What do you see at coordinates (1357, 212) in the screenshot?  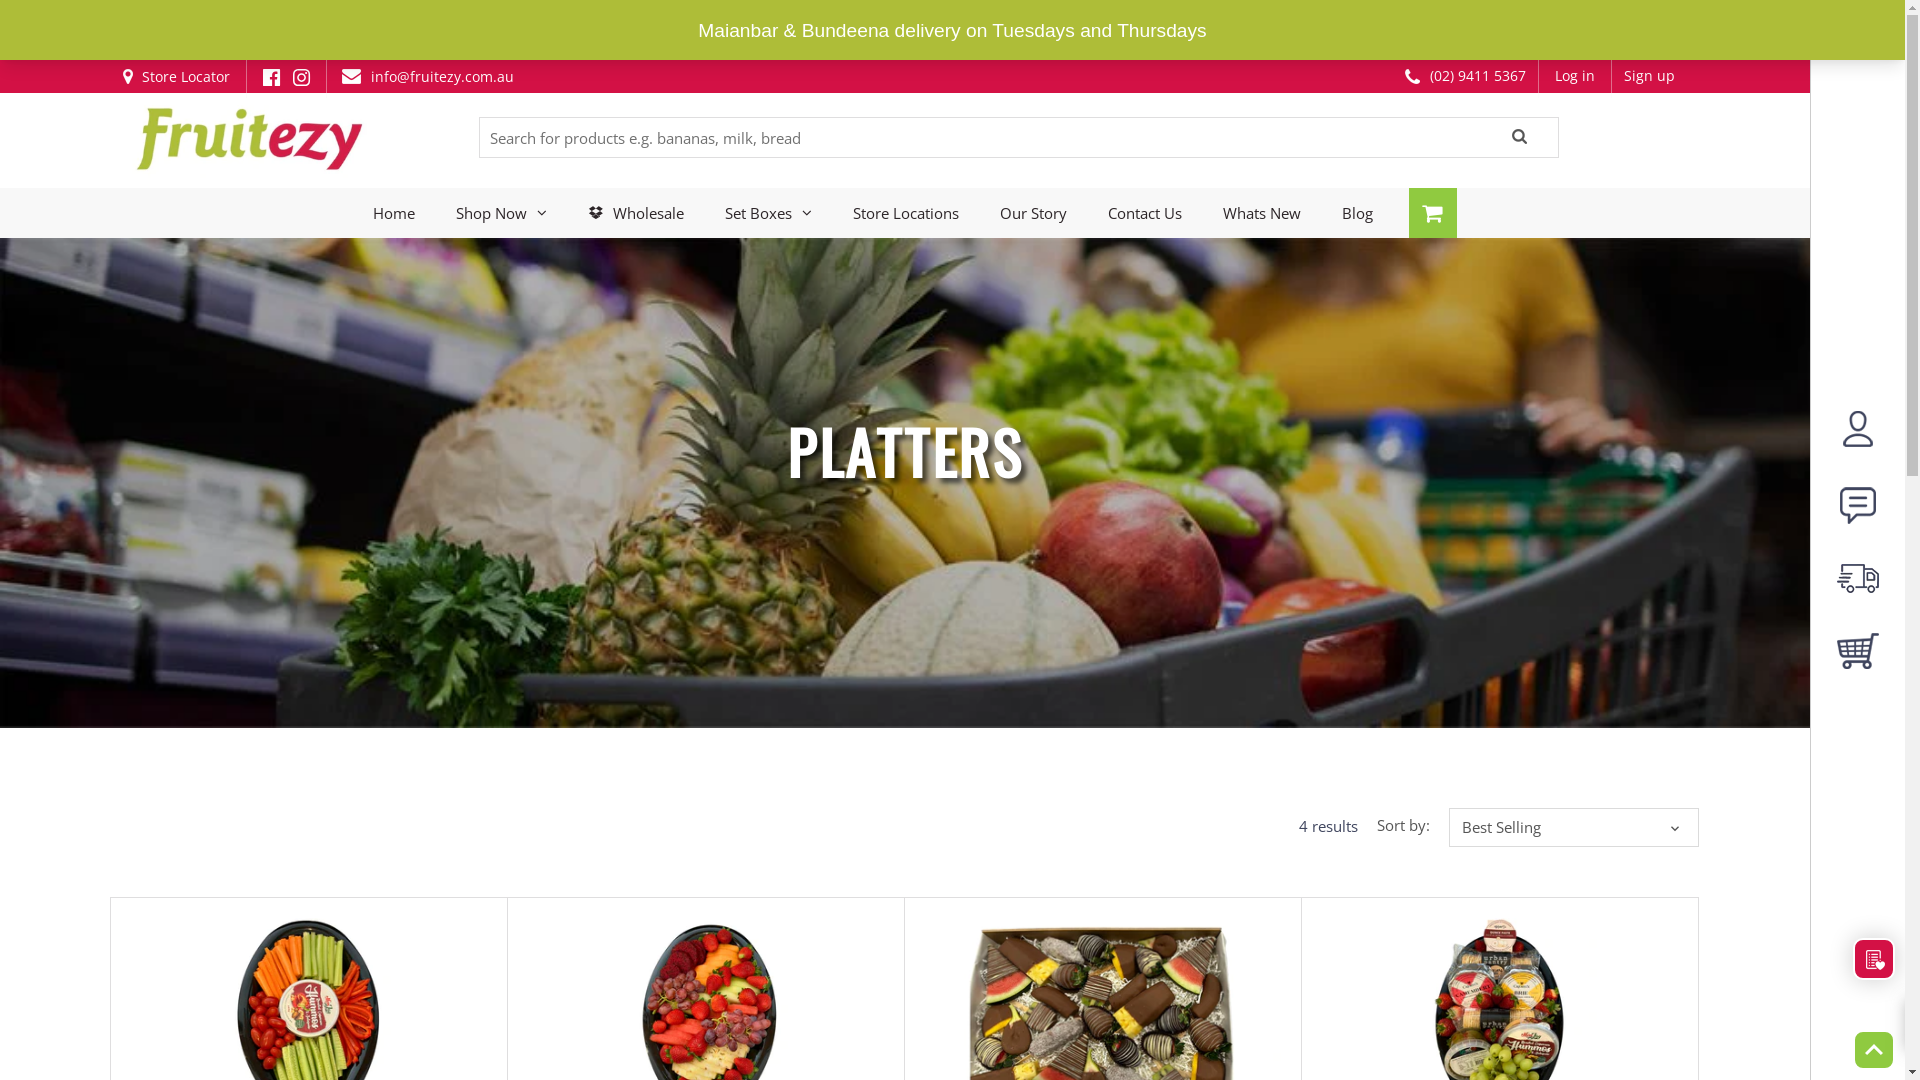 I see `'Blog'` at bounding box center [1357, 212].